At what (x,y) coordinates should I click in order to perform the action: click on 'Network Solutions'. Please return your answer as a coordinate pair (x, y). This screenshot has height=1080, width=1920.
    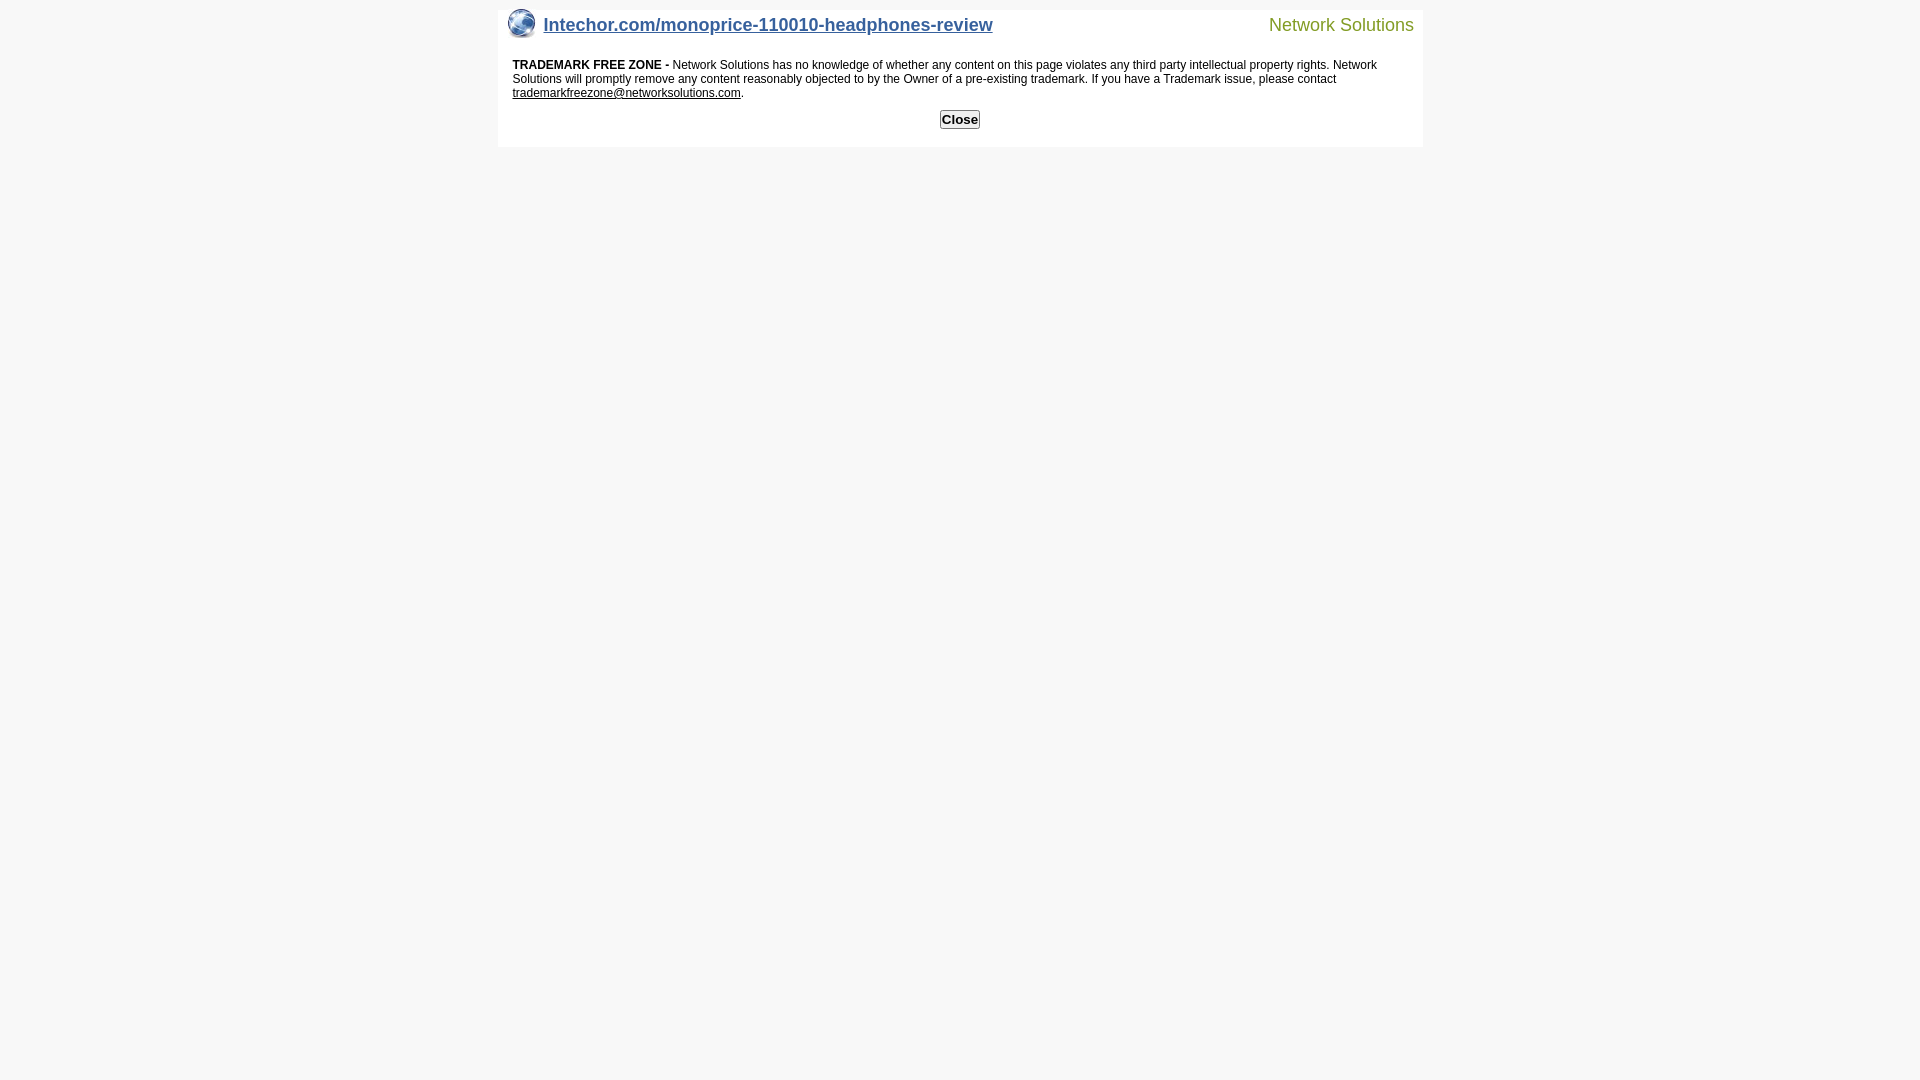
    Looking at the image, I should click on (1329, 23).